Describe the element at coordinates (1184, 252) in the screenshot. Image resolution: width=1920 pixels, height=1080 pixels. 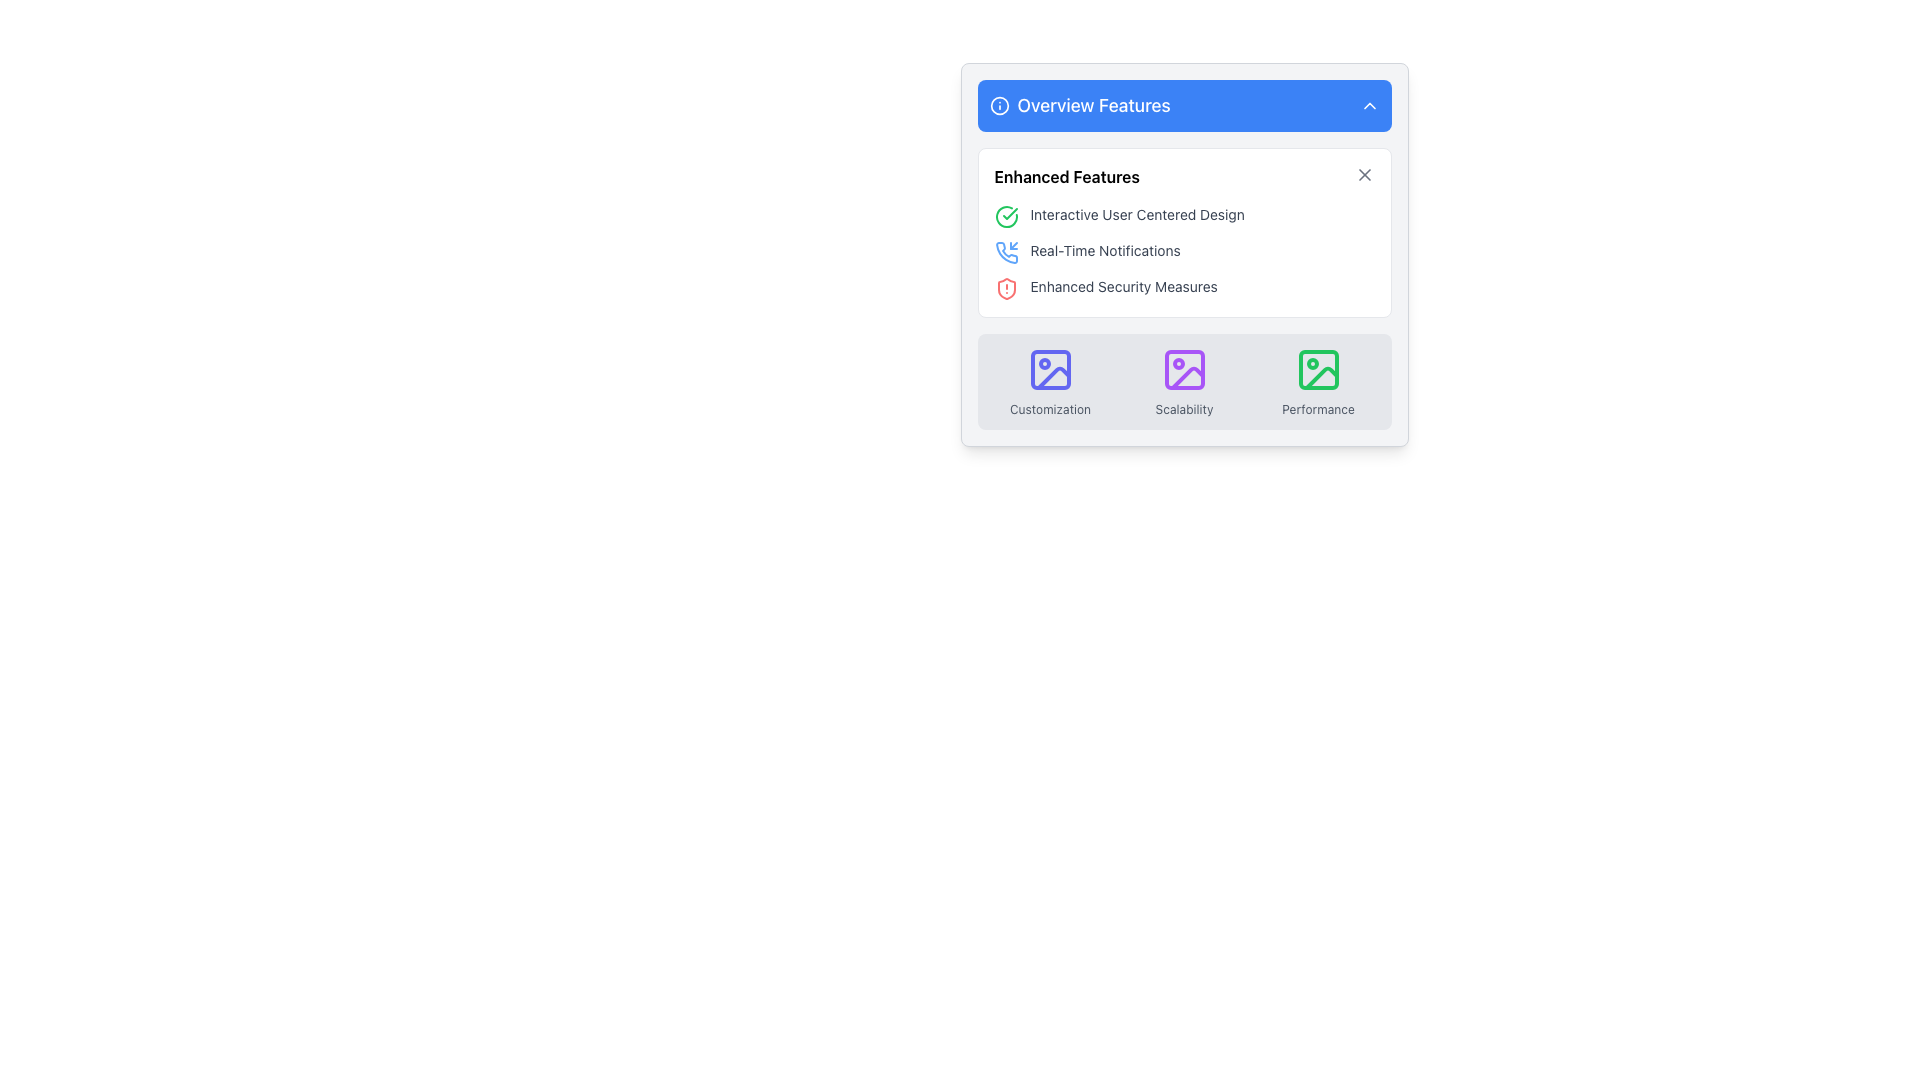
I see `the 'Real-Time Notifications' list item, which is the second item in the 'Enhanced Features' section` at that location.